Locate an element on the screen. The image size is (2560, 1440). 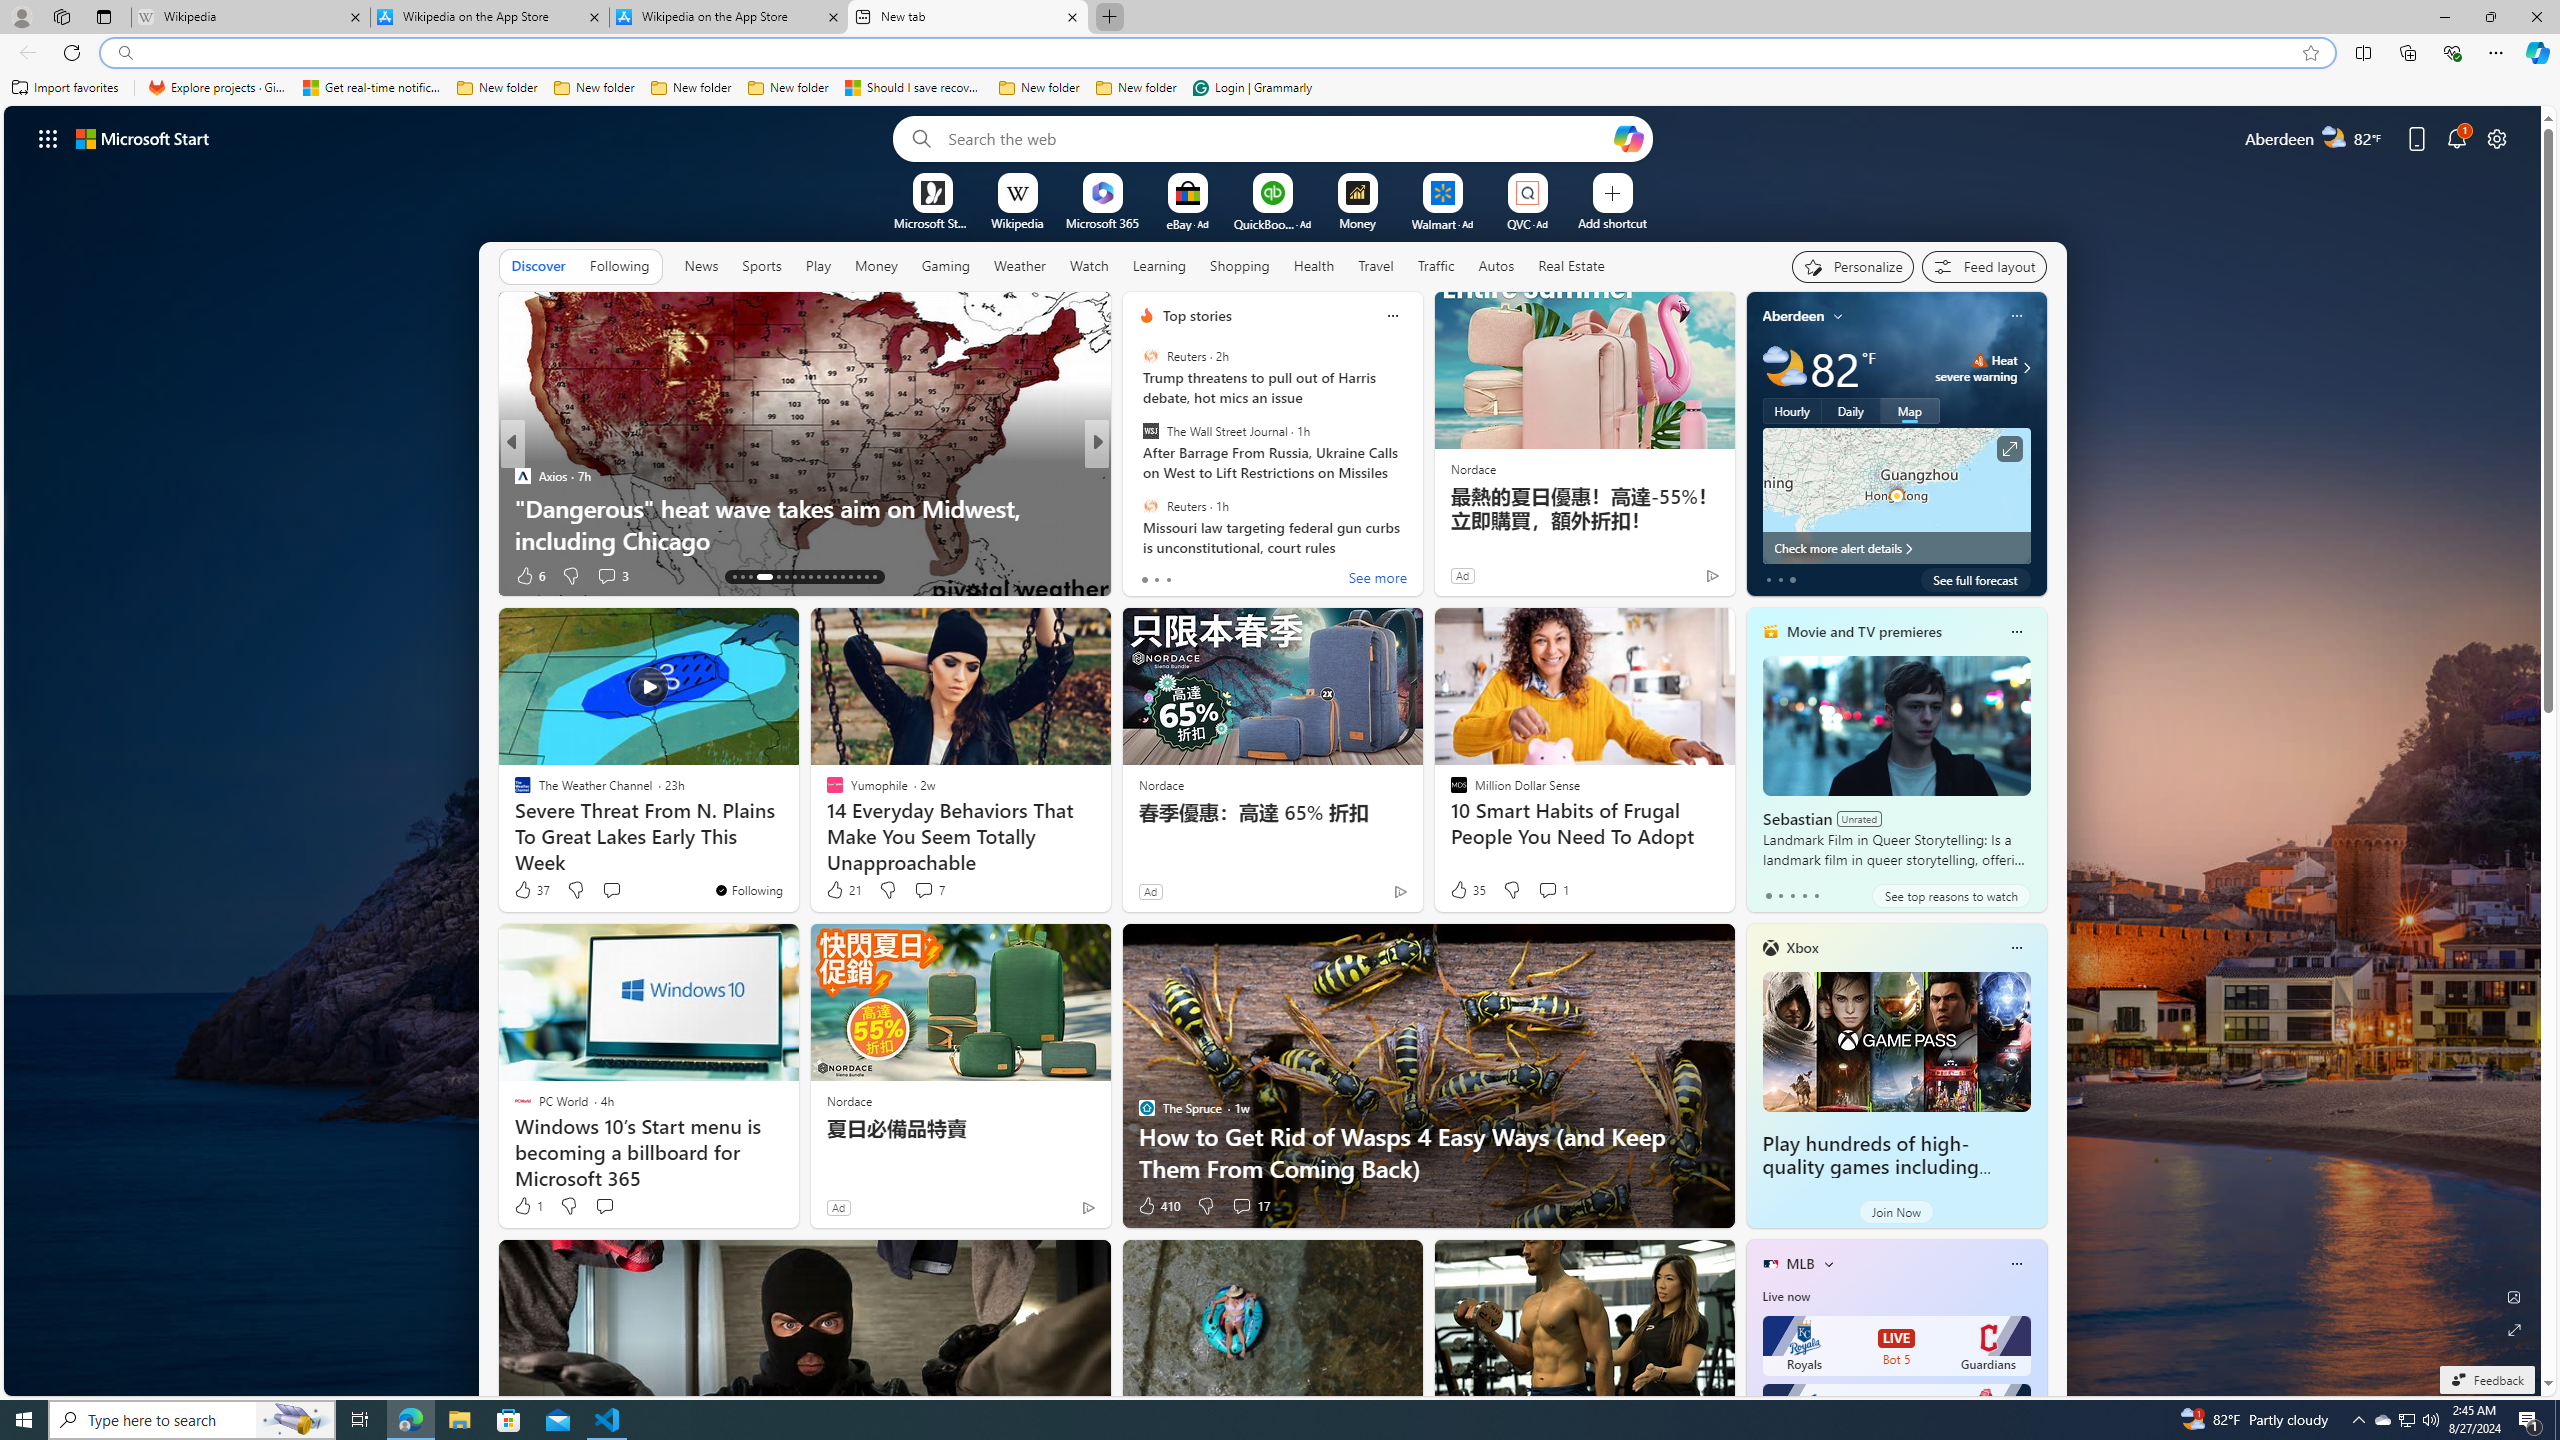
'AutomationID: tab-22' is located at coordinates (816, 577).